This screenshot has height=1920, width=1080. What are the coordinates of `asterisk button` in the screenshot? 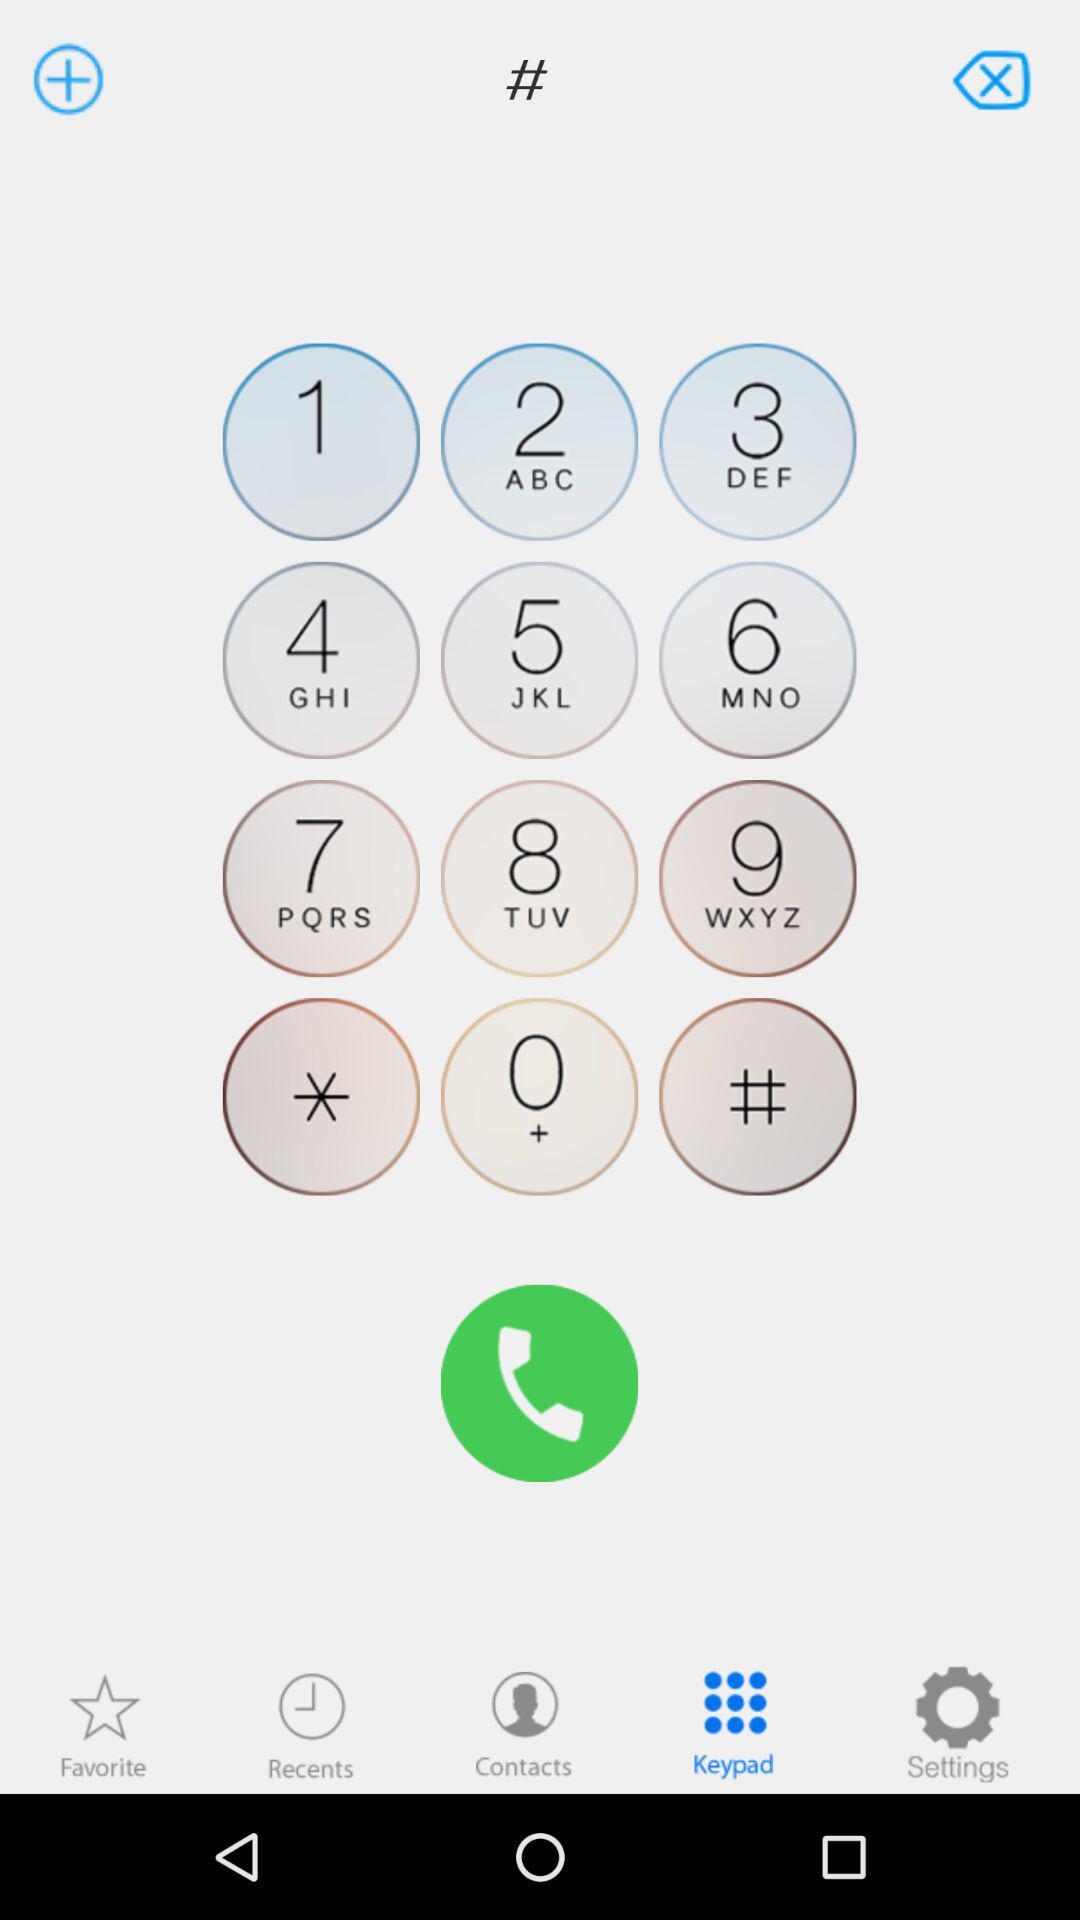 It's located at (320, 1095).